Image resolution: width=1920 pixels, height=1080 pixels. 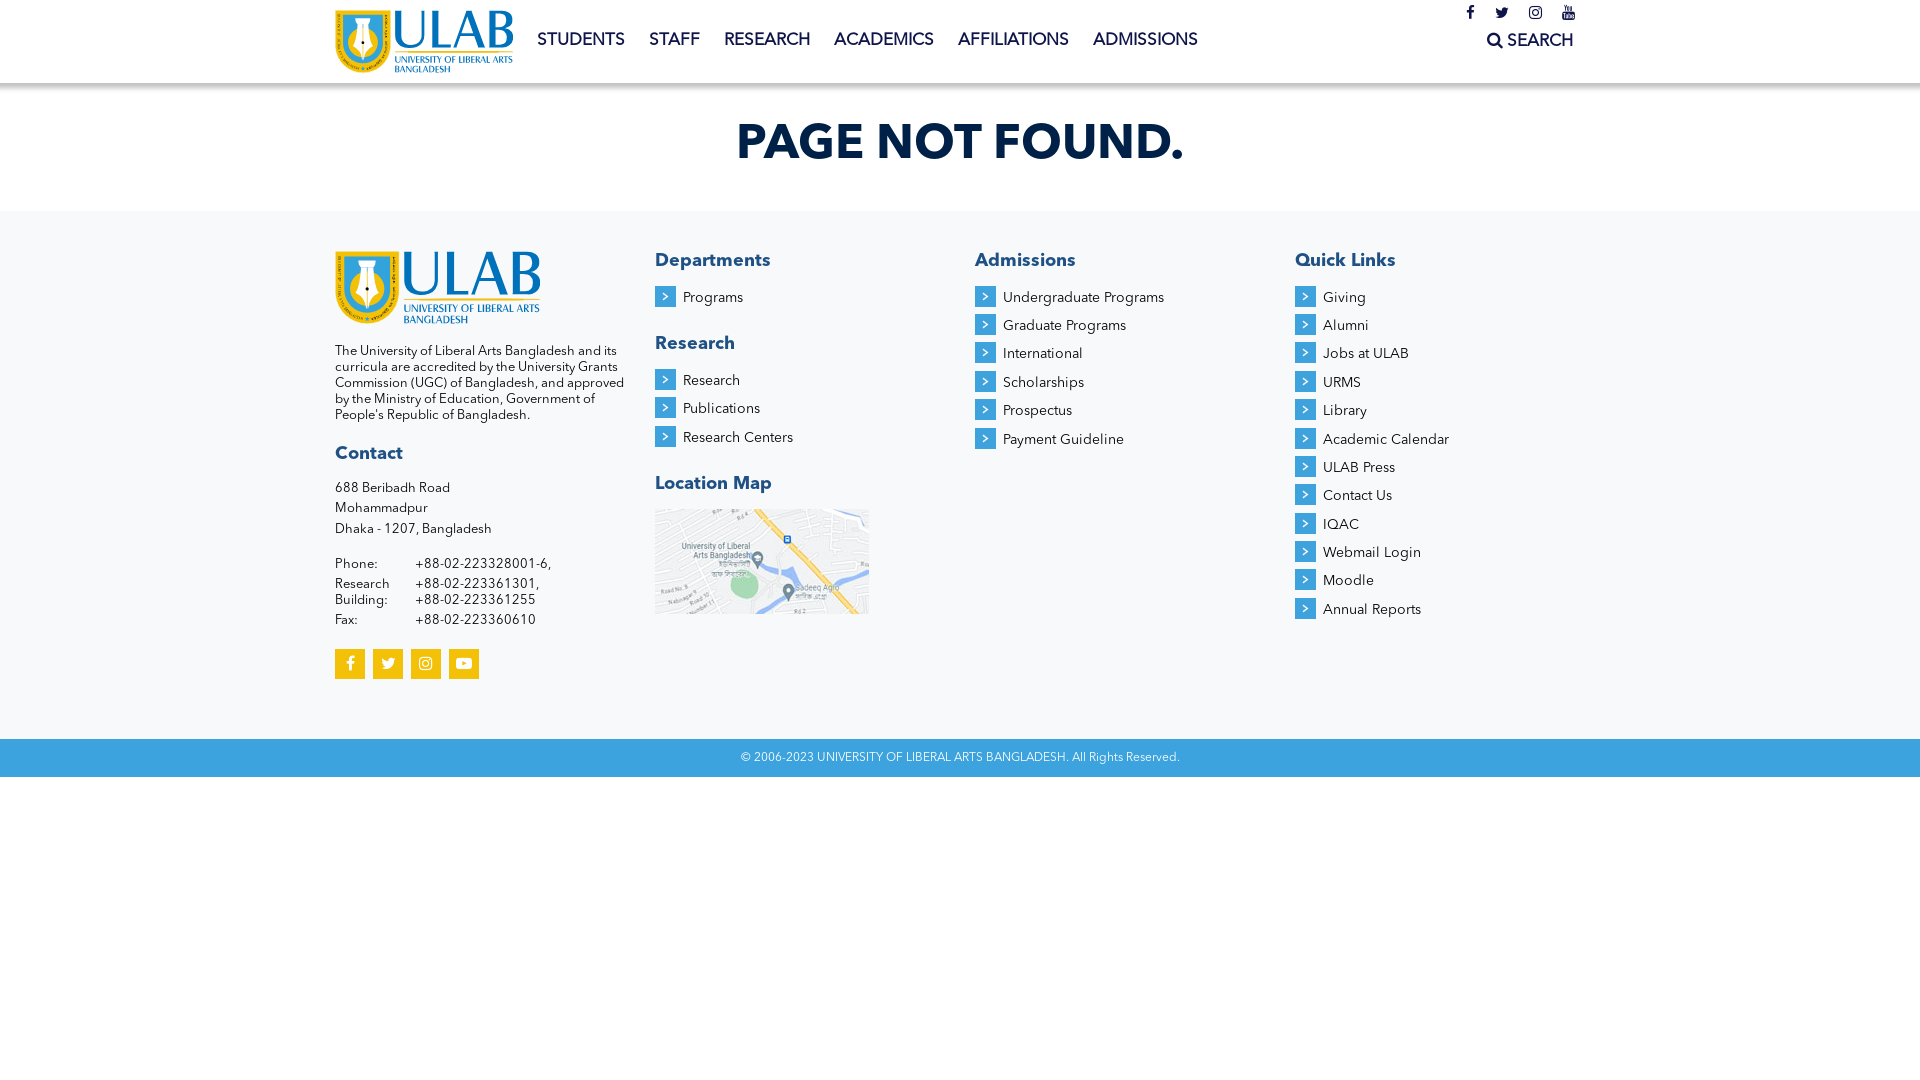 I want to click on 'Scholarships', so click(x=1042, y=382).